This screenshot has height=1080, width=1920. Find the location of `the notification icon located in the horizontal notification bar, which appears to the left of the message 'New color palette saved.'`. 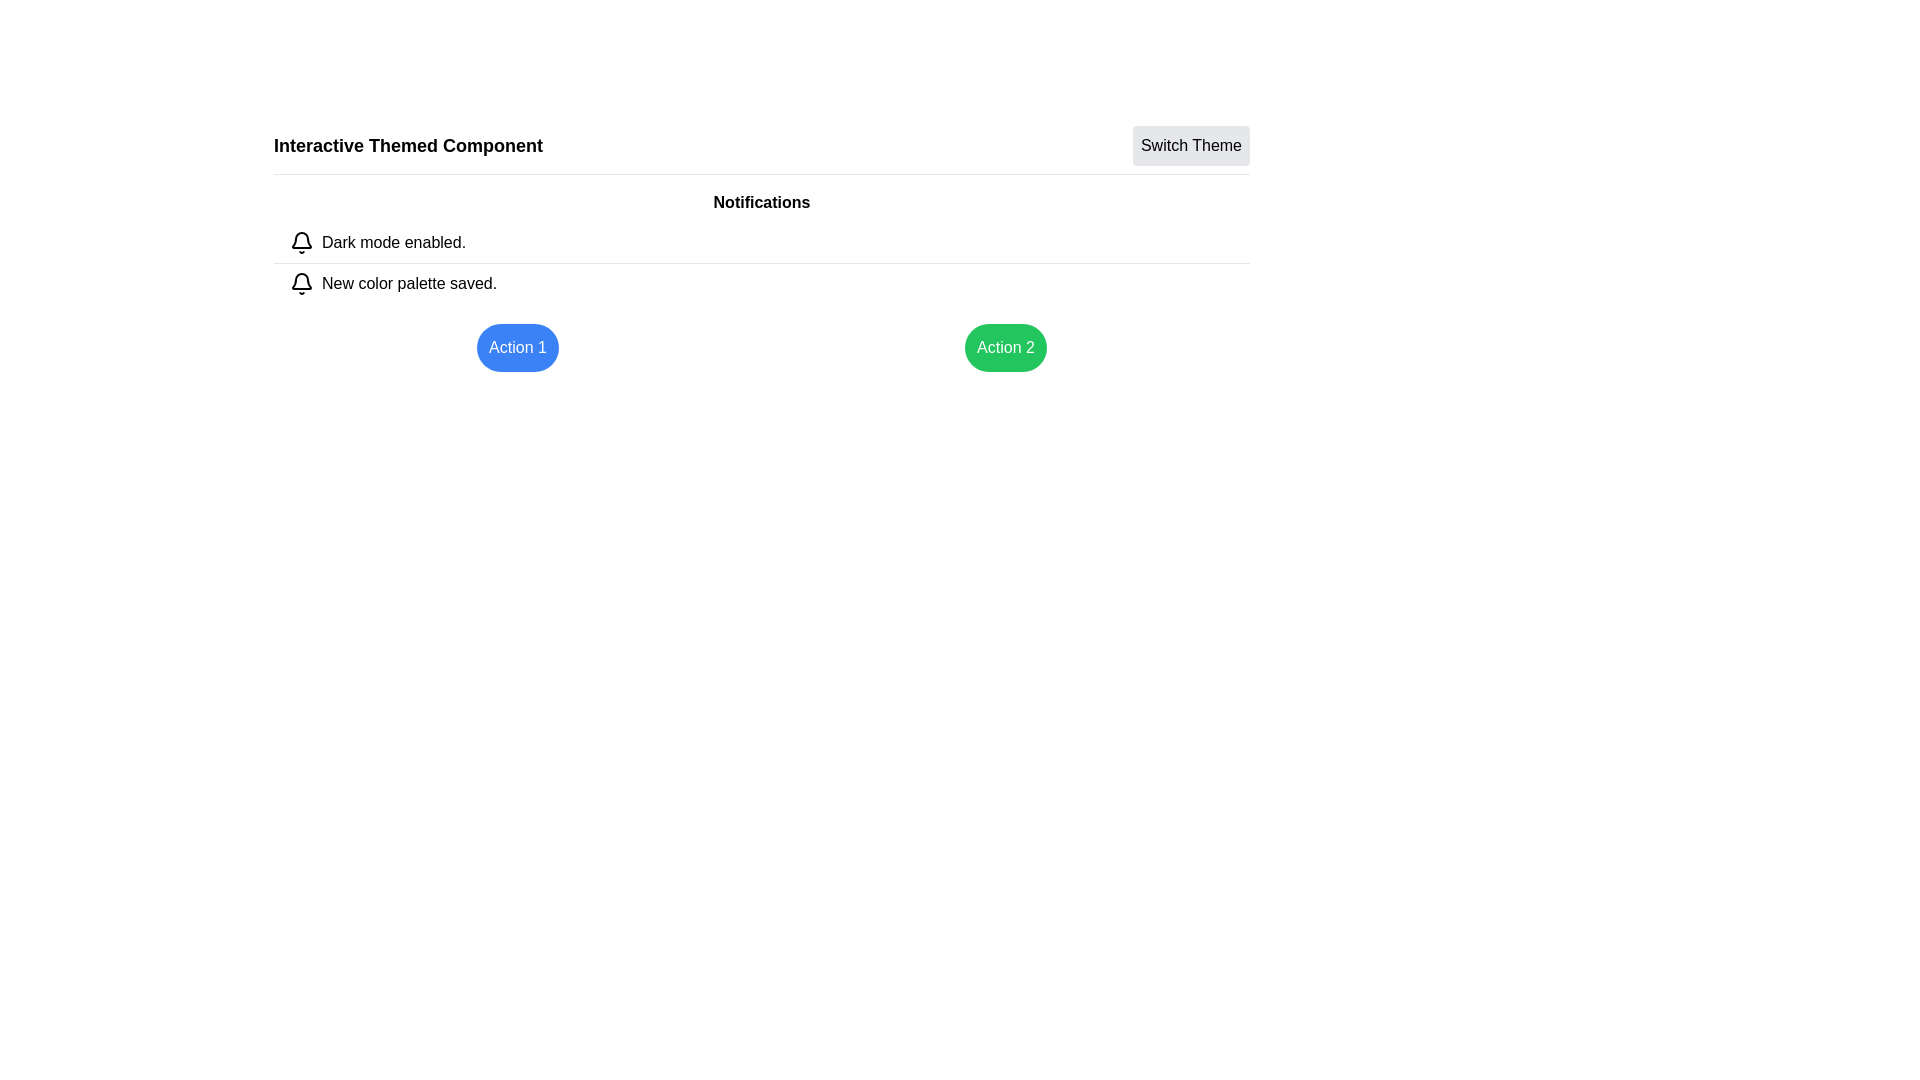

the notification icon located in the horizontal notification bar, which appears to the left of the message 'New color palette saved.' is located at coordinates (301, 284).